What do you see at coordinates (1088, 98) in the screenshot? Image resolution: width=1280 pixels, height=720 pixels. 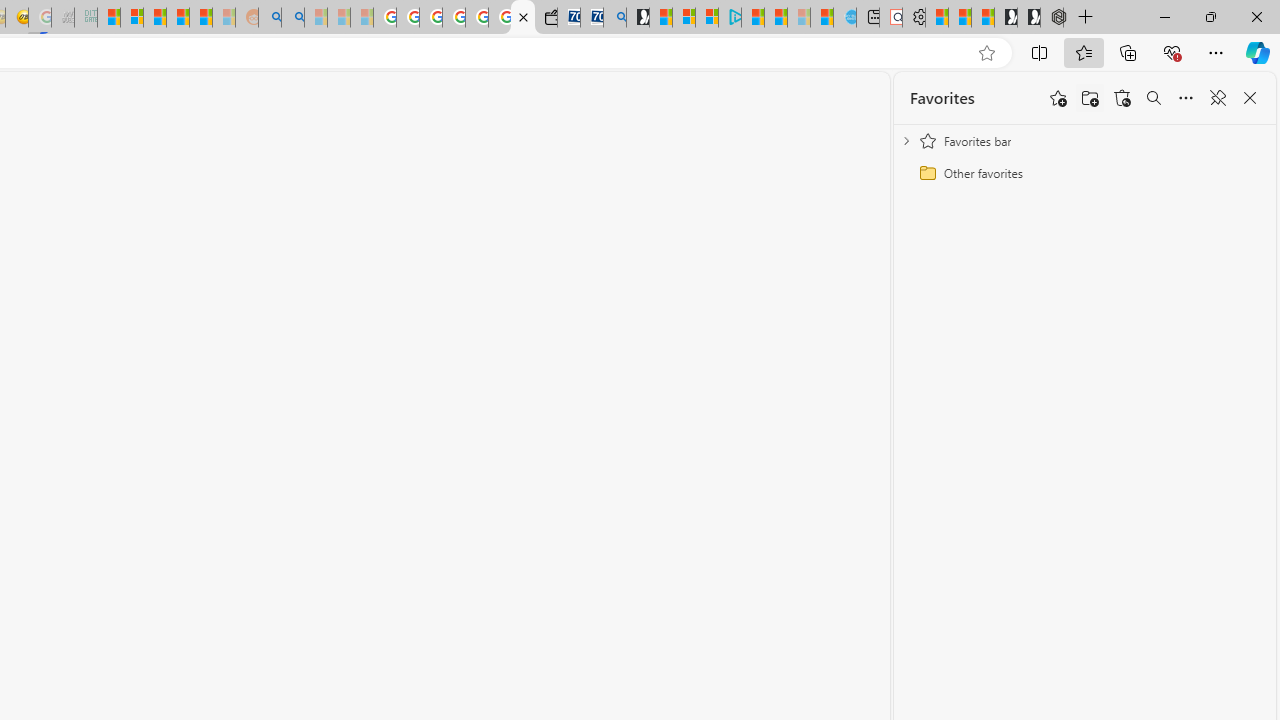 I see `'Add folder'` at bounding box center [1088, 98].